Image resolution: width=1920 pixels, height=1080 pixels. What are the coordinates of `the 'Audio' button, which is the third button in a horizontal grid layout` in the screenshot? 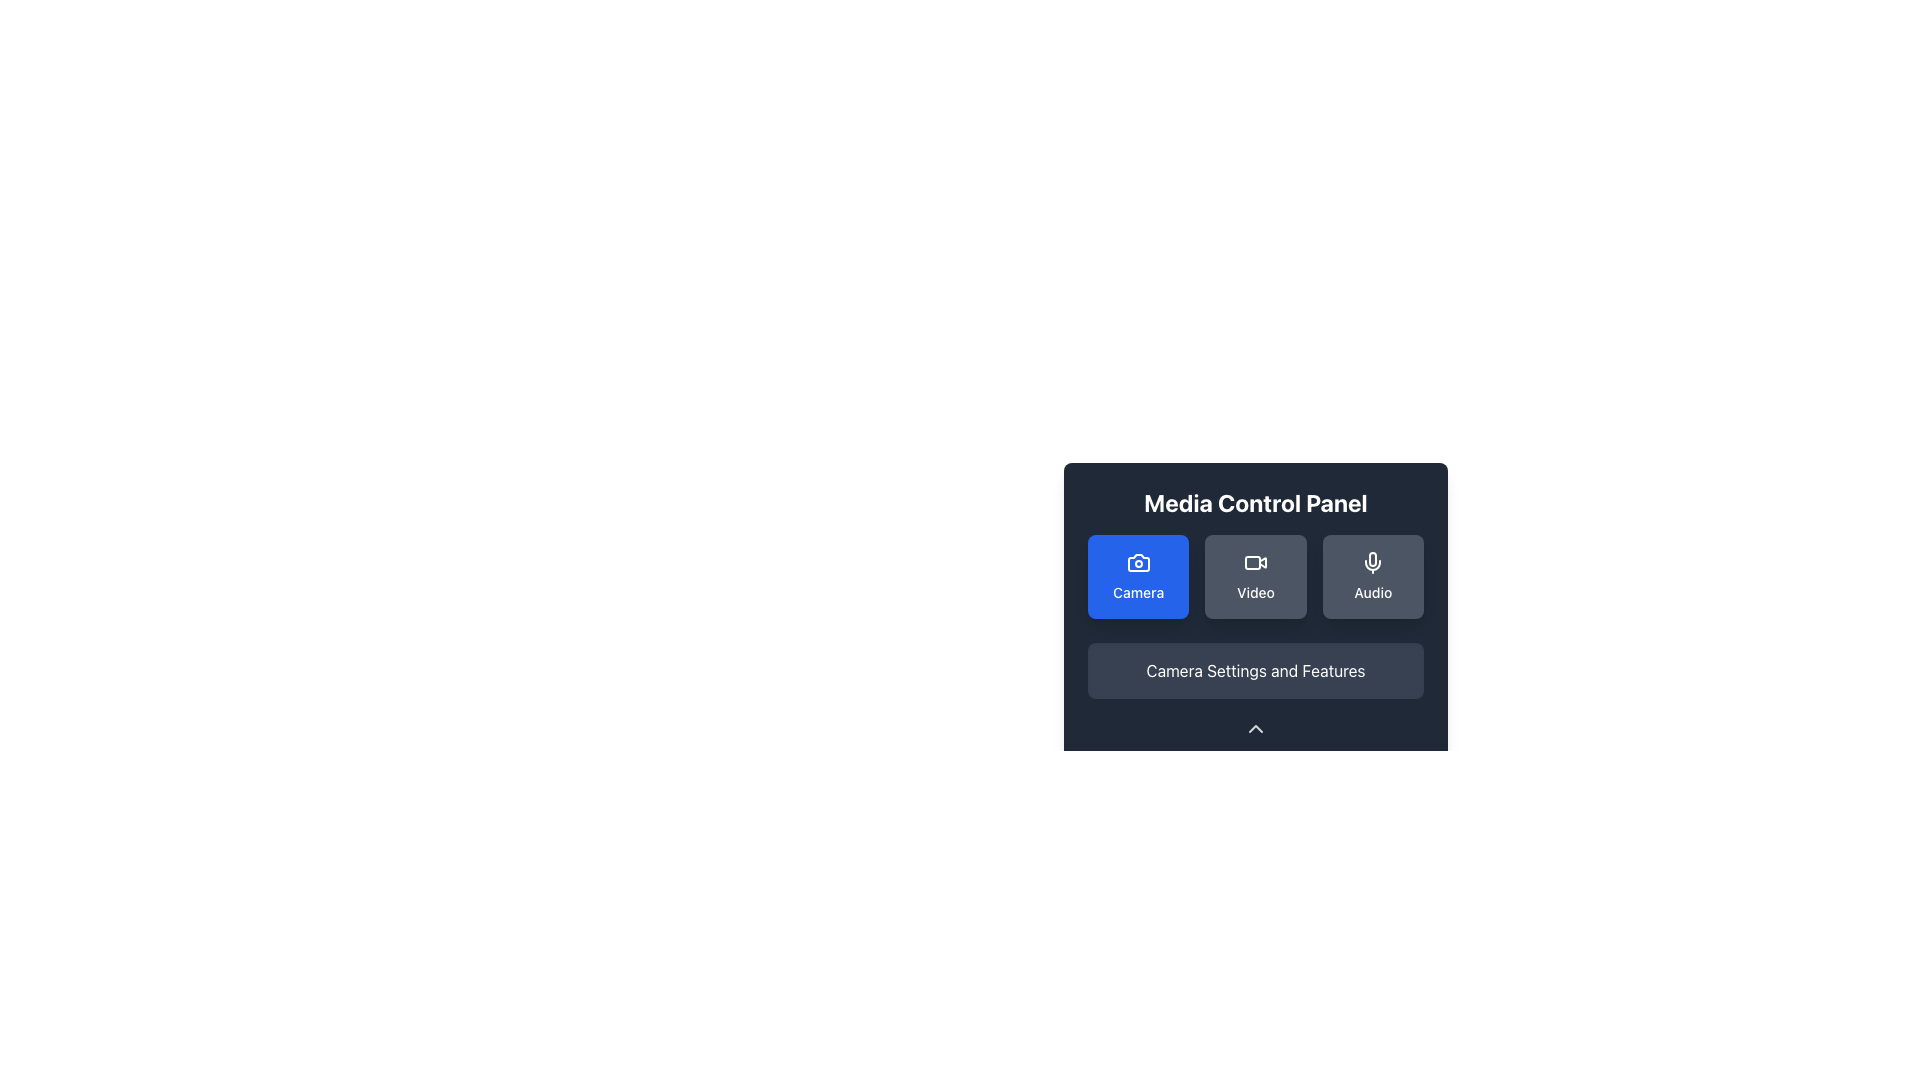 It's located at (1372, 577).